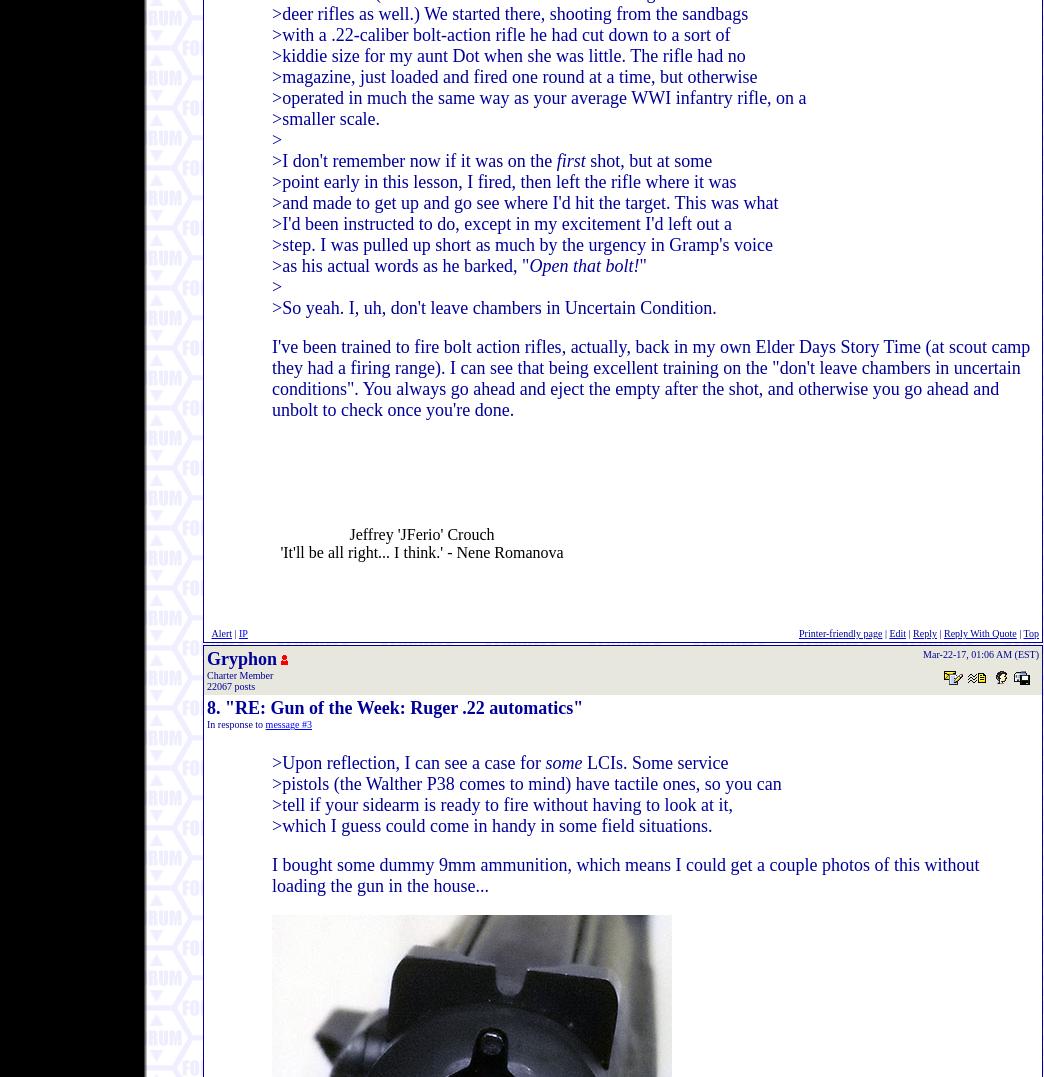 The height and width of the screenshot is (1077, 1044). Describe the element at coordinates (654, 761) in the screenshot. I see `'LCIs.  Some service'` at that location.